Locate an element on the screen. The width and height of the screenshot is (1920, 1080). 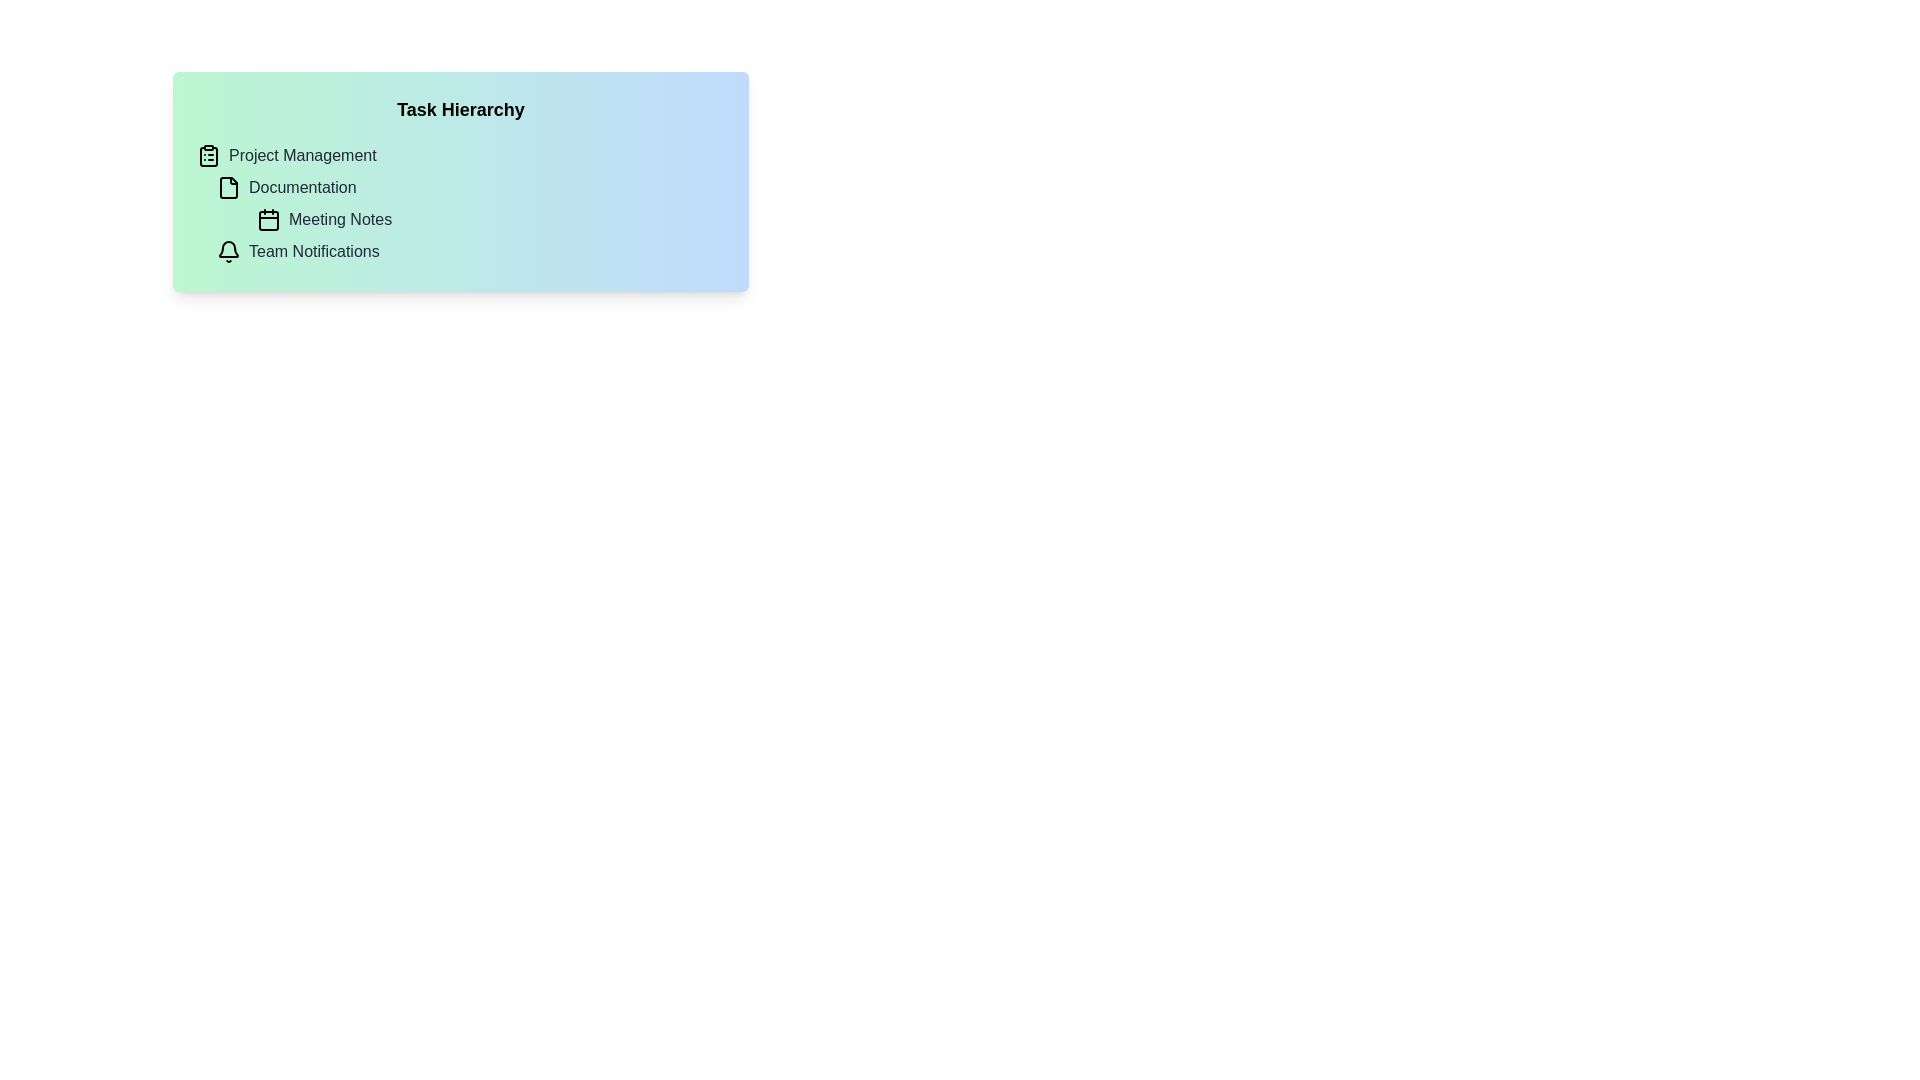
the Text Label indicating 'Project Management' in the navigation menu, located just below the clipboard icon and above 'Documentation' is located at coordinates (301, 154).